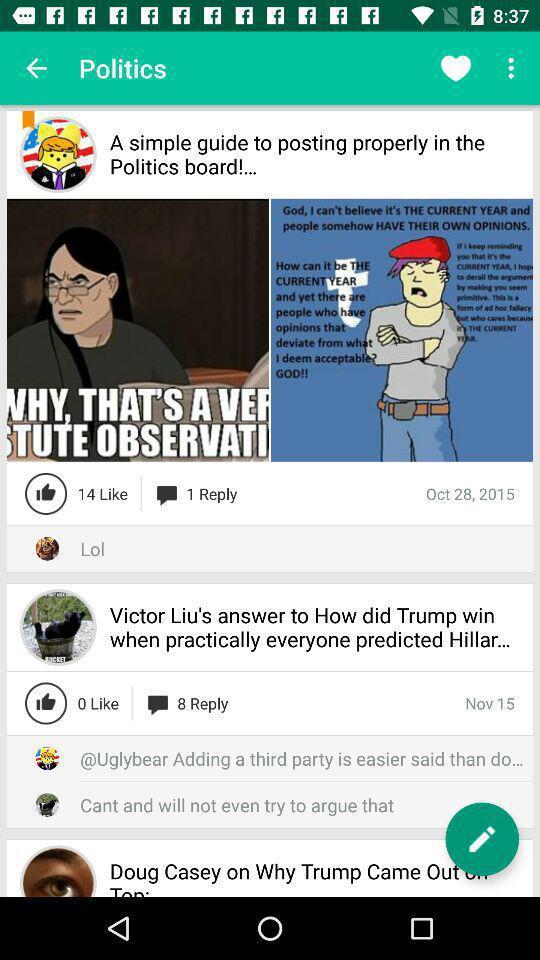  What do you see at coordinates (514, 68) in the screenshot?
I see `three vertical dots which is at top right corner of the page` at bounding box center [514, 68].